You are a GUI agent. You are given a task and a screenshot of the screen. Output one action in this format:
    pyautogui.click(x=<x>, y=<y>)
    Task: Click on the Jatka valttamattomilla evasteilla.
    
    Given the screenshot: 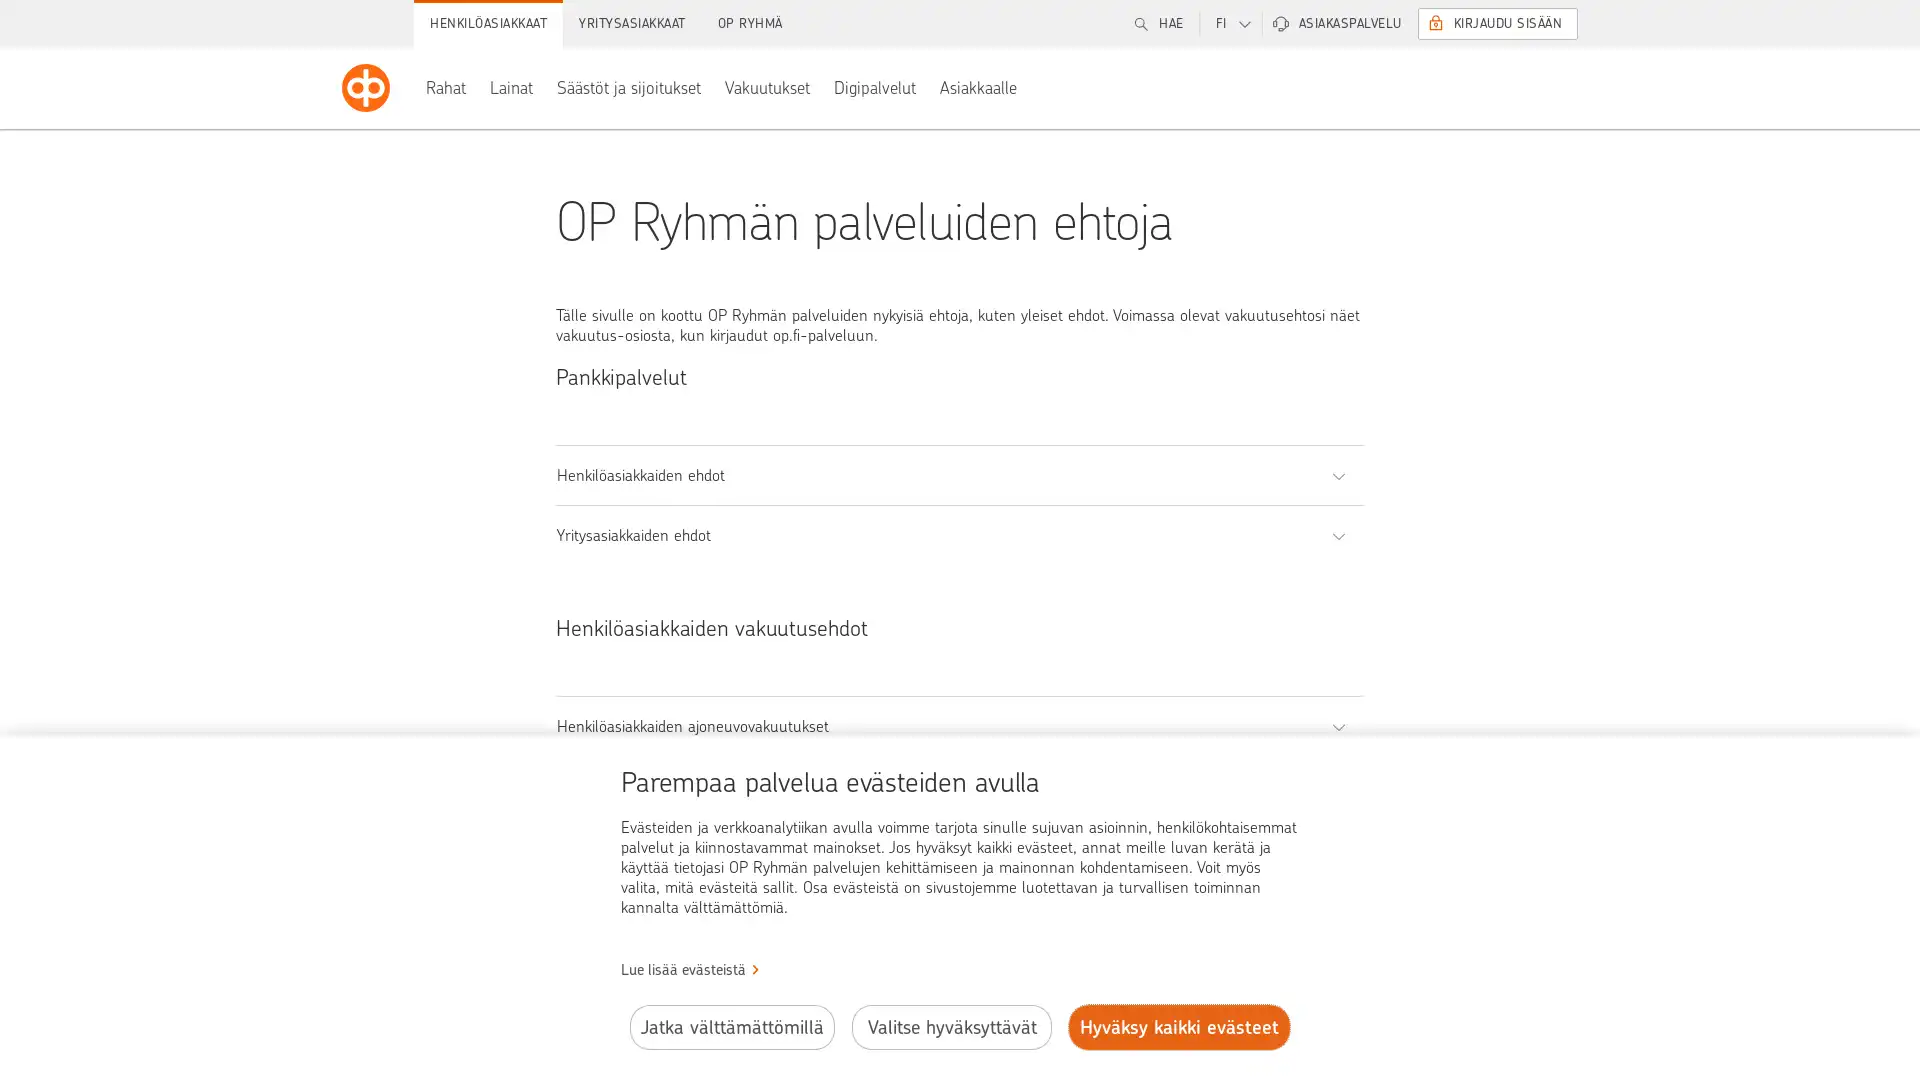 What is the action you would take?
    pyautogui.click(x=730, y=1027)
    